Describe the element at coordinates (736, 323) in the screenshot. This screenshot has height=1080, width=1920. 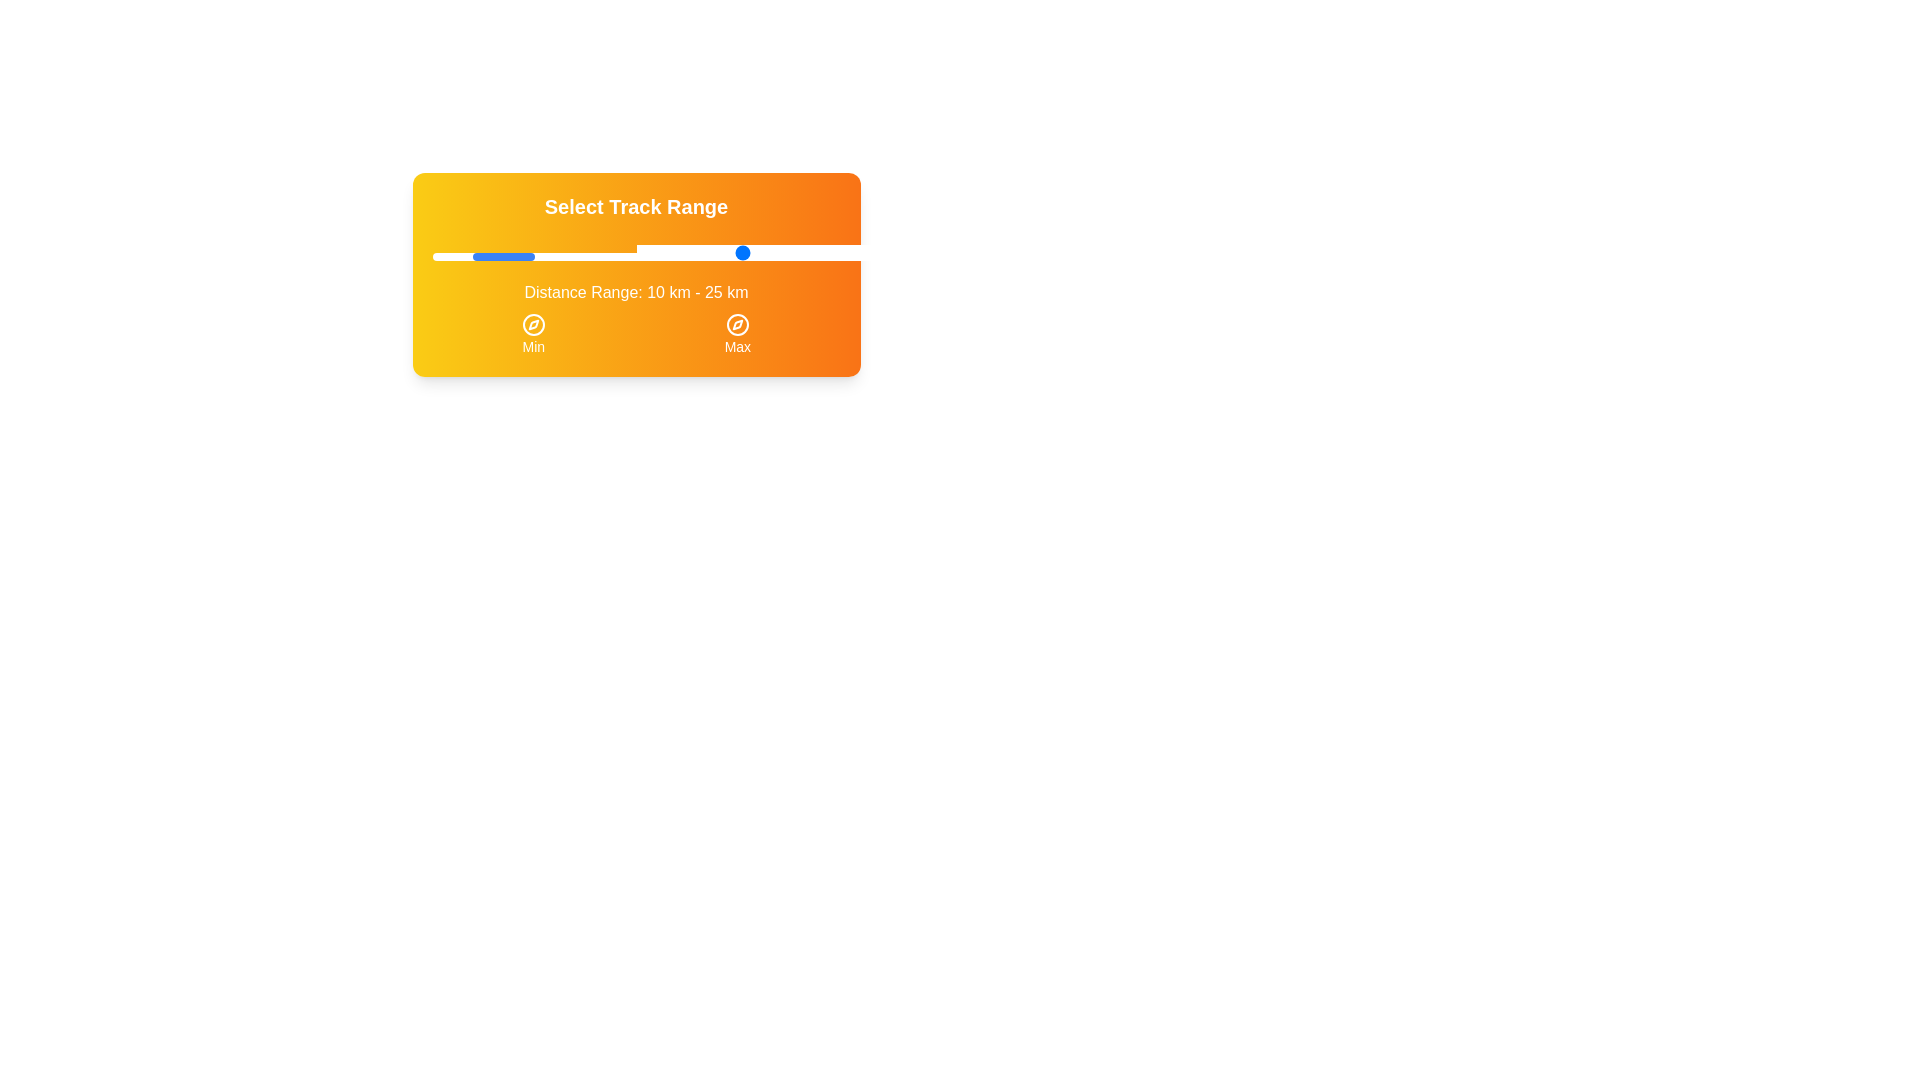
I see `the compass-like icon with a circular outline and inner directional indicators, colored white, located in the lower right corner of the orange card, above the text 'Max'` at that location.